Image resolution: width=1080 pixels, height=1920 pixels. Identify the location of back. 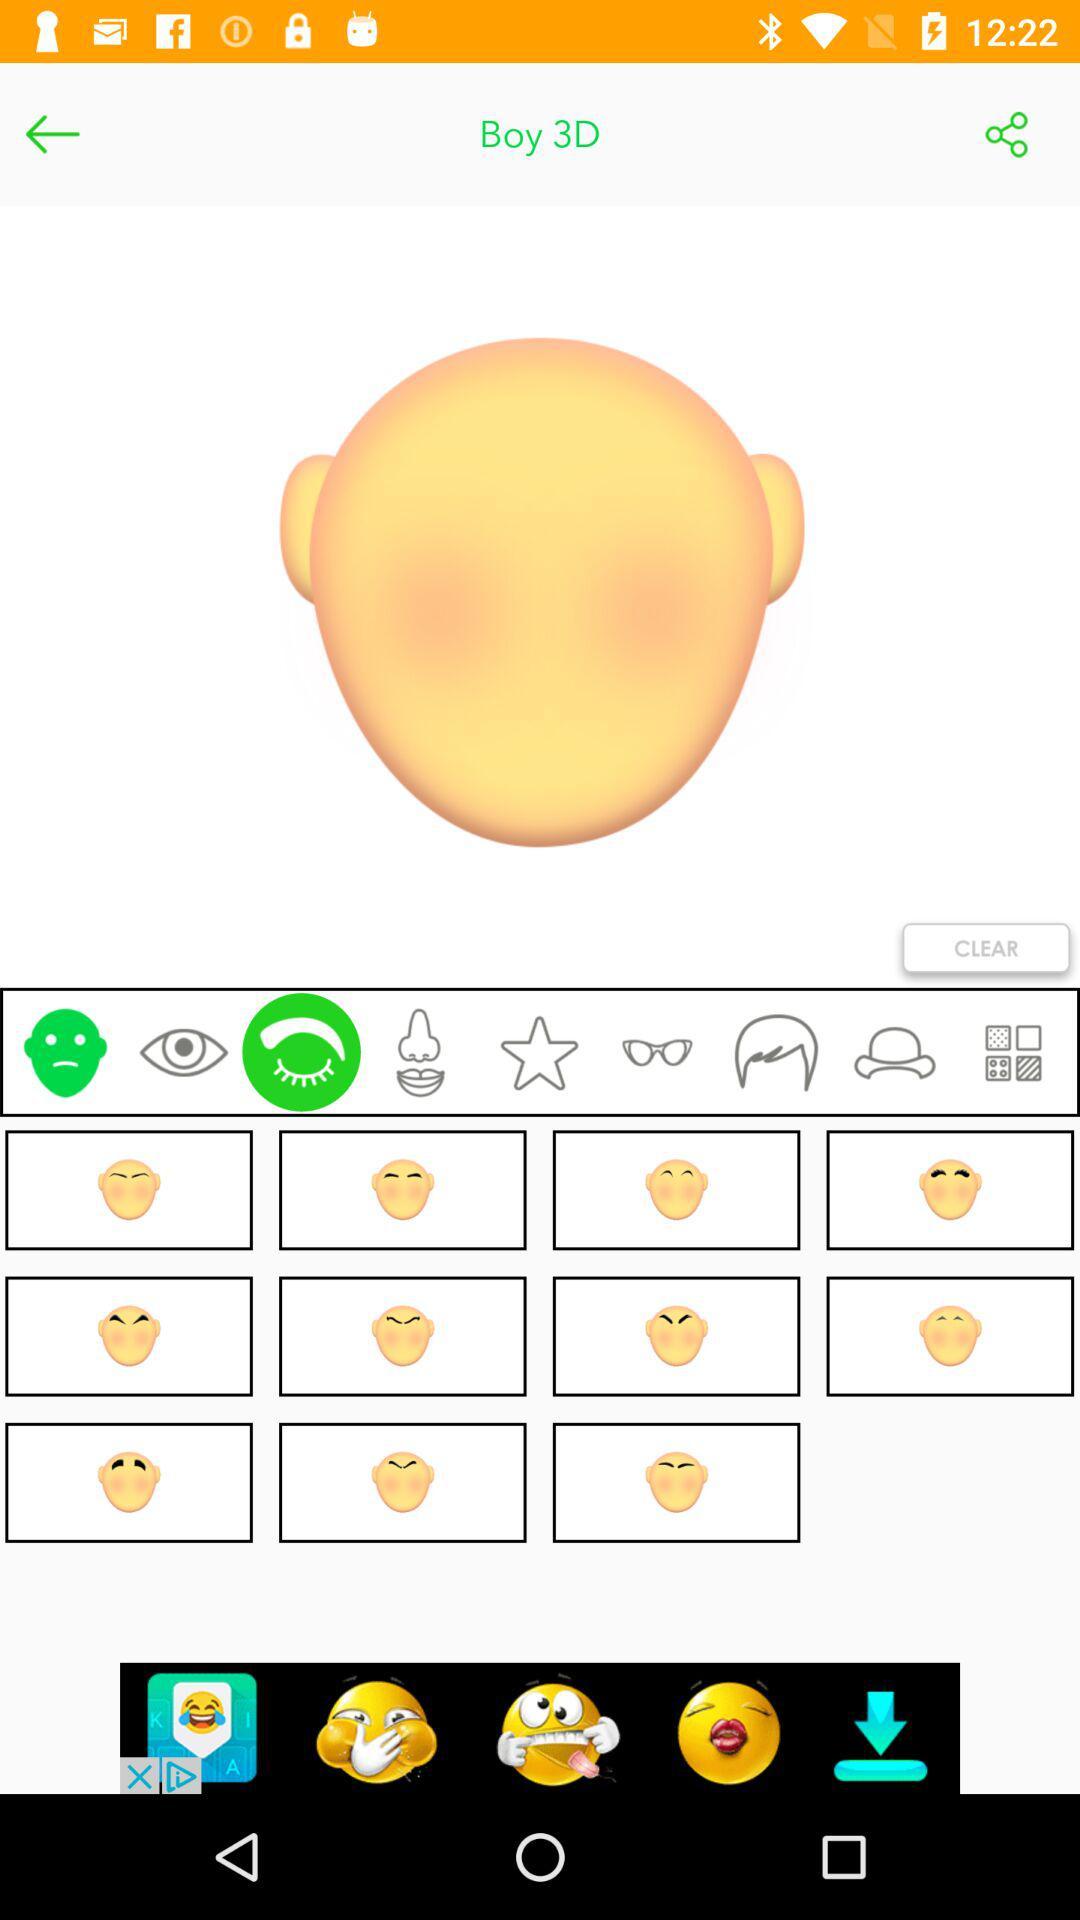
(51, 133).